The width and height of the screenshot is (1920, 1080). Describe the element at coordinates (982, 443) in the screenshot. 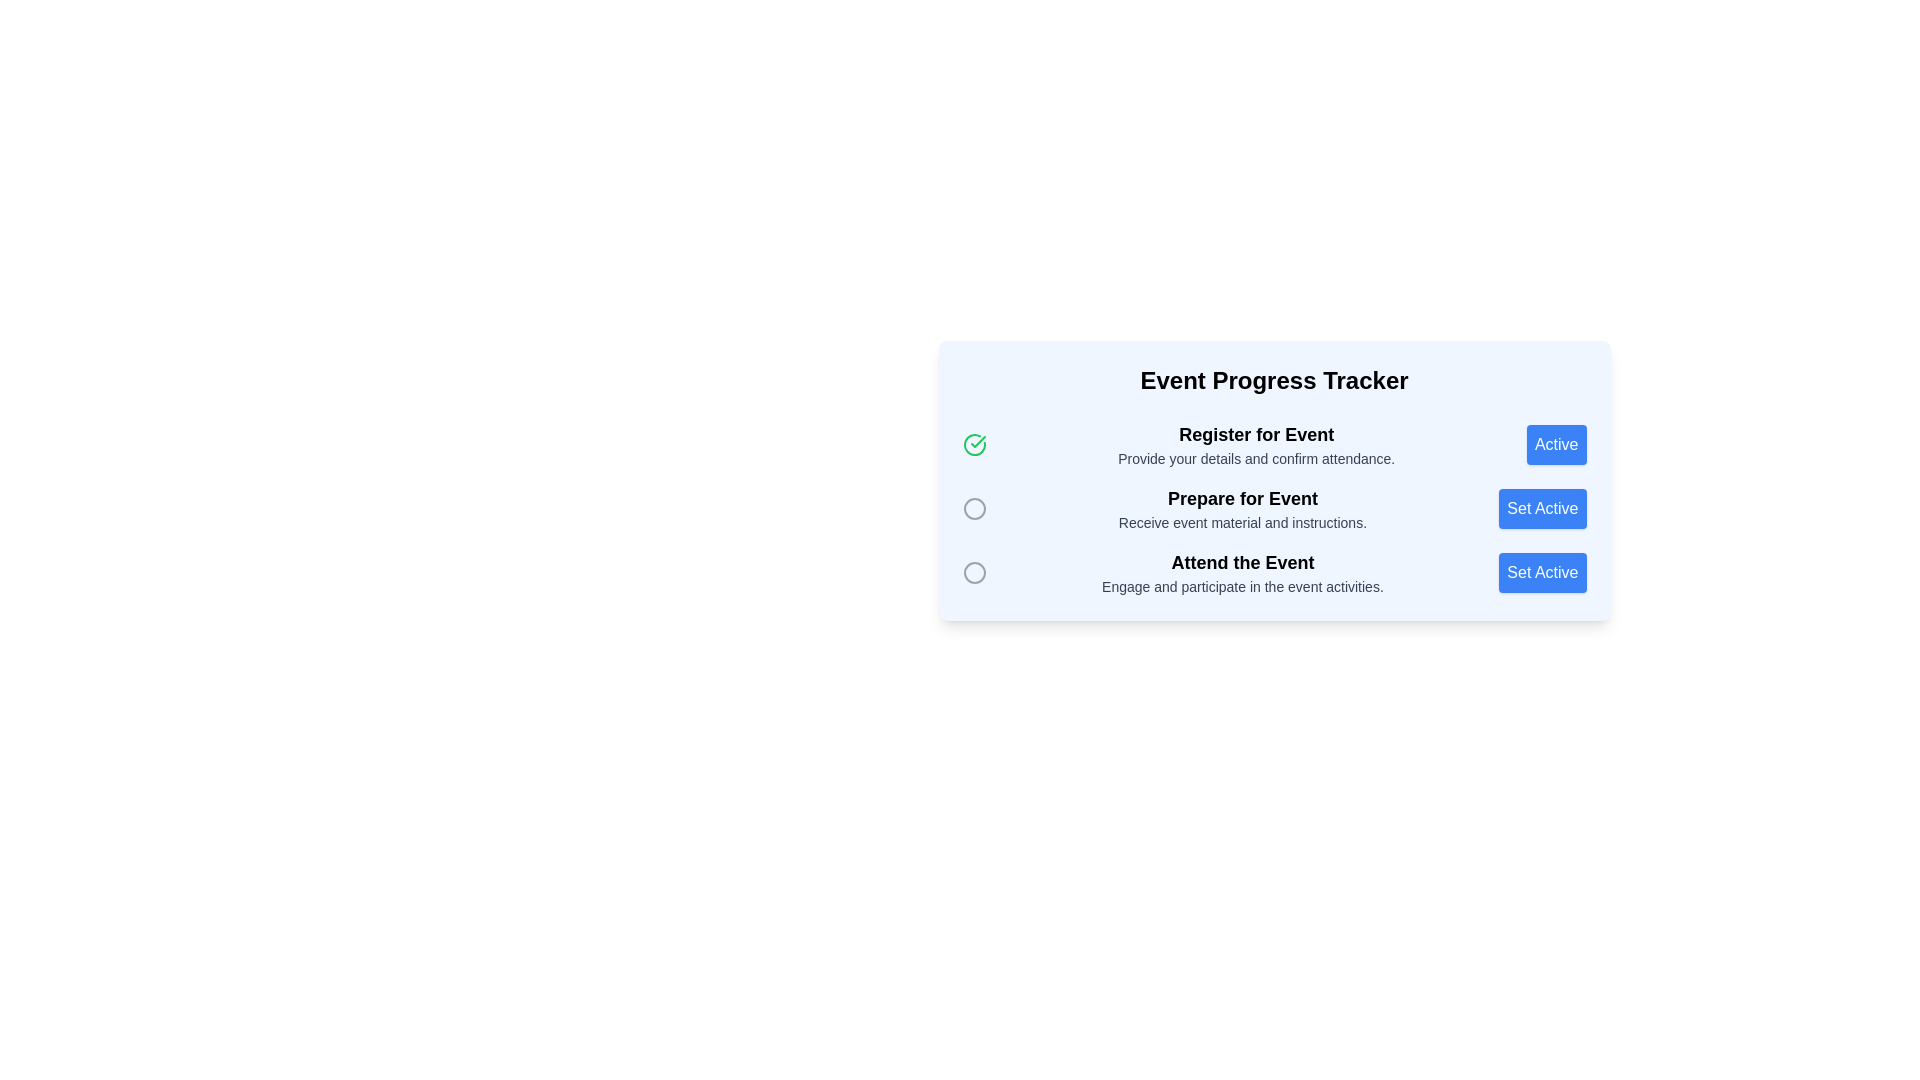

I see `the circular icon with a green checkmark indicating a completed state, located to the left of the 'Register for Event' text in the 'Event Progress Tracker' section` at that location.